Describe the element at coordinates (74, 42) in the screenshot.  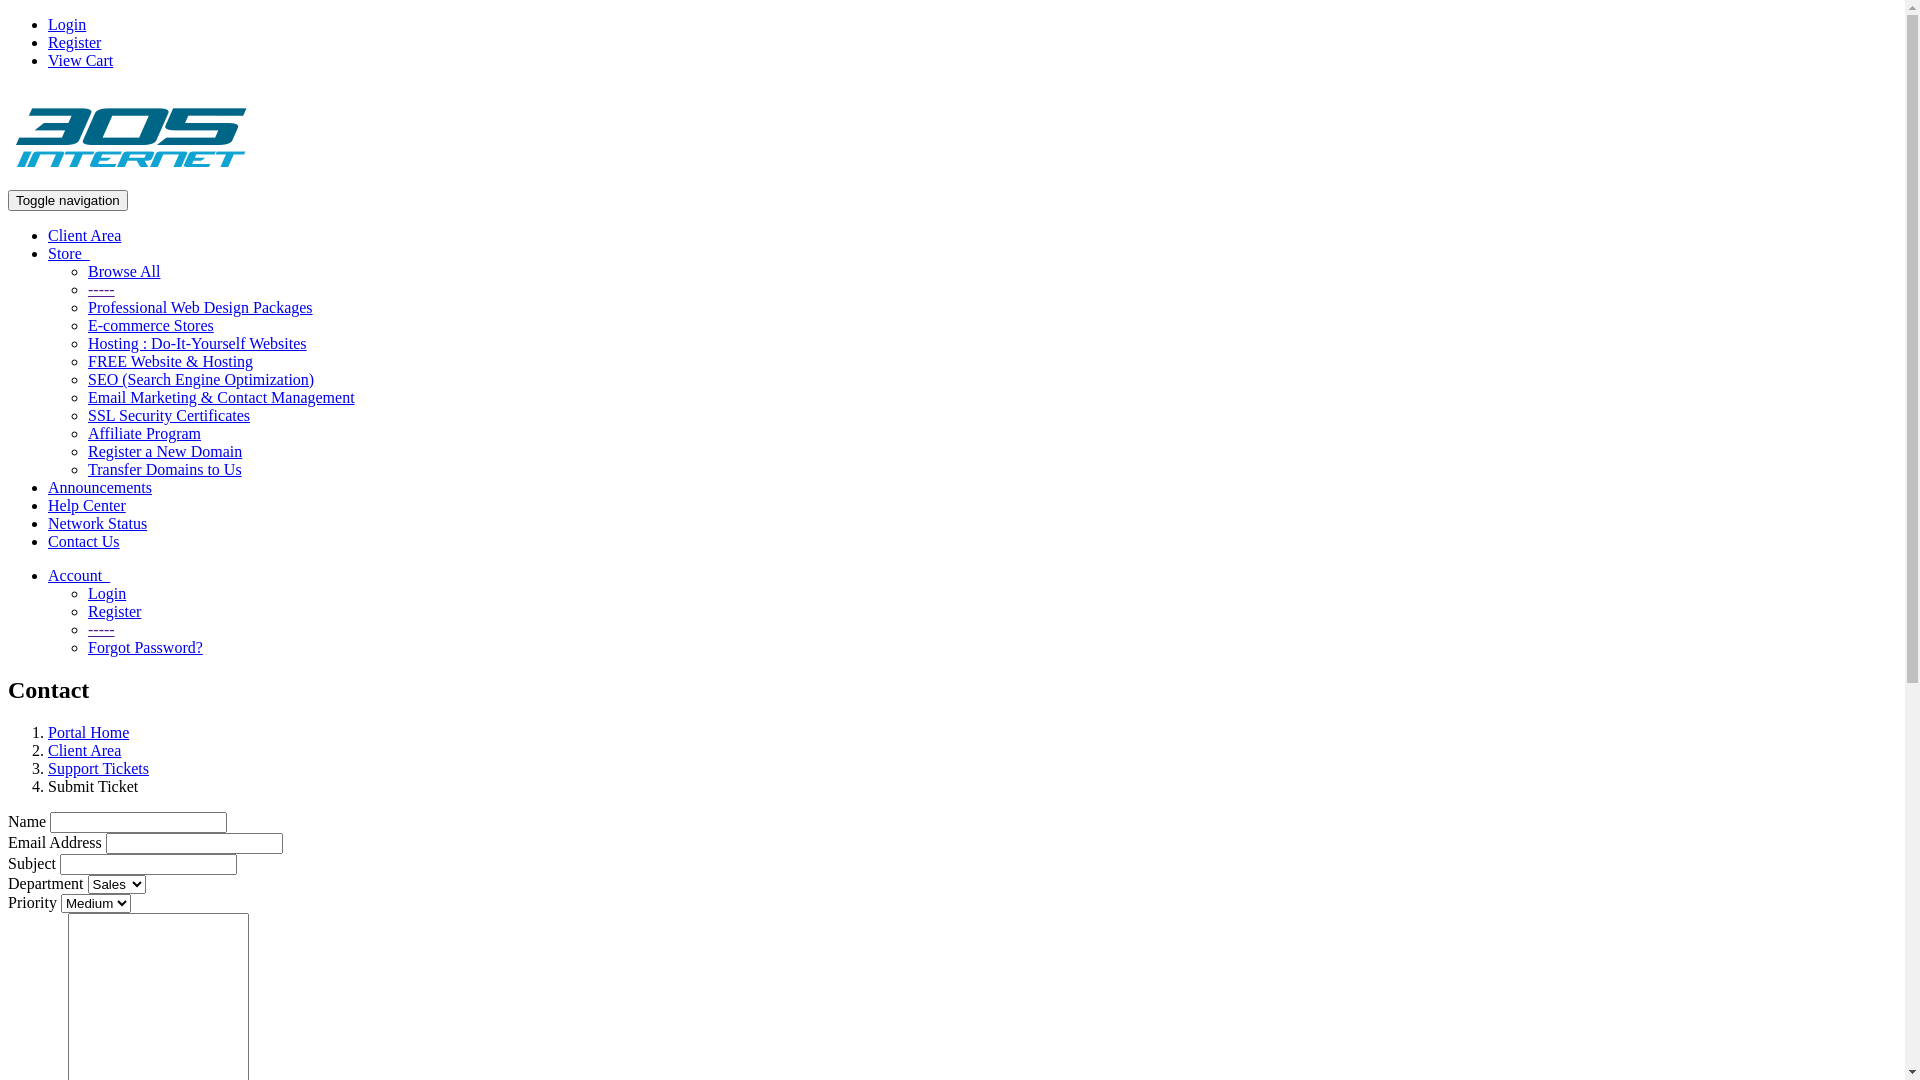
I see `'Register'` at that location.